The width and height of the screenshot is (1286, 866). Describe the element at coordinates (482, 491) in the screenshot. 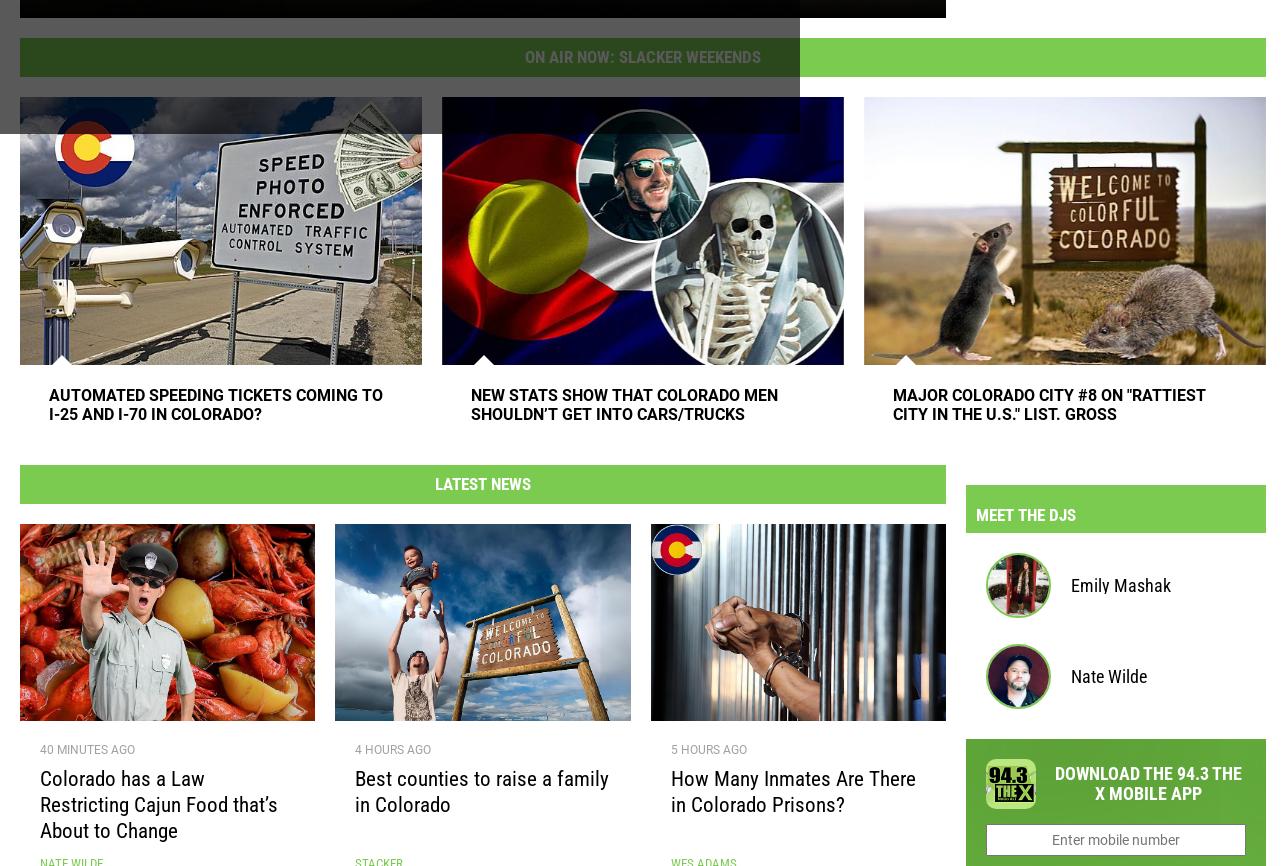

I see `'Latest News'` at that location.